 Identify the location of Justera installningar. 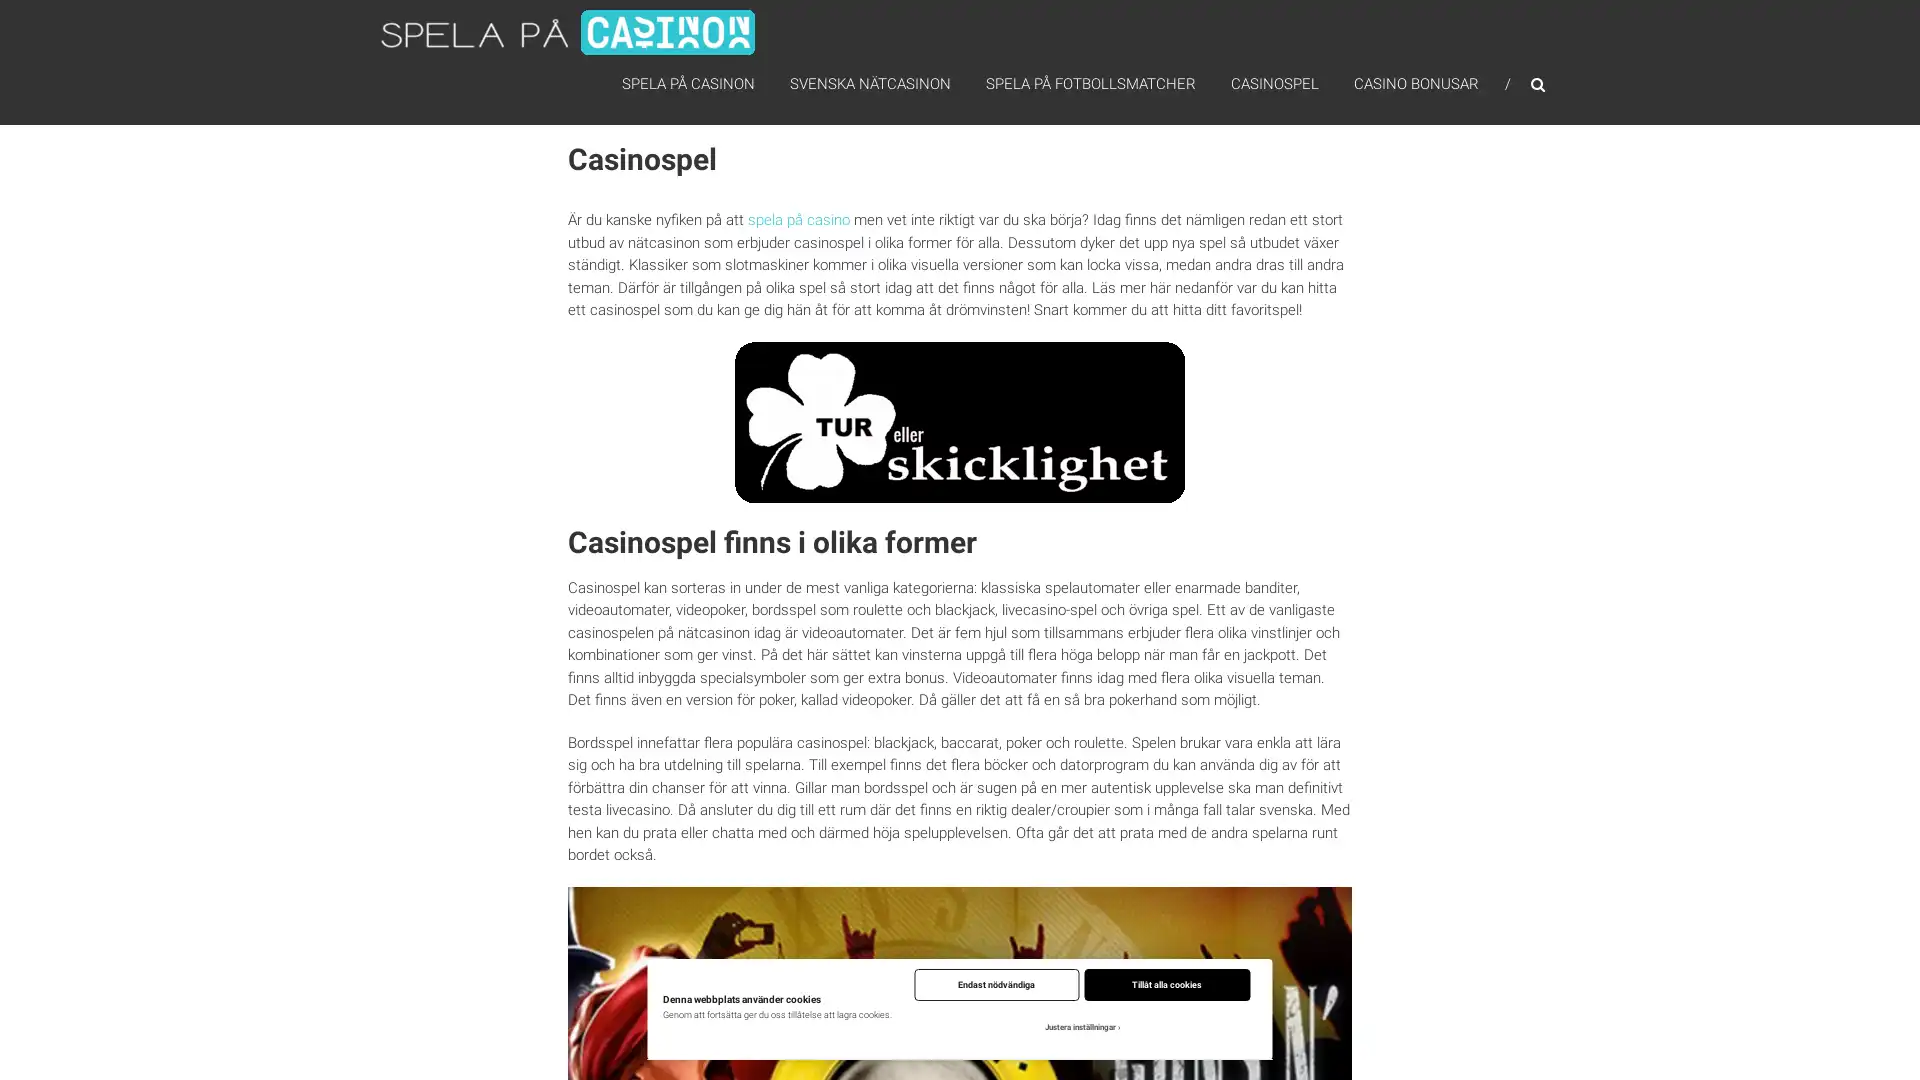
(1080, 1027).